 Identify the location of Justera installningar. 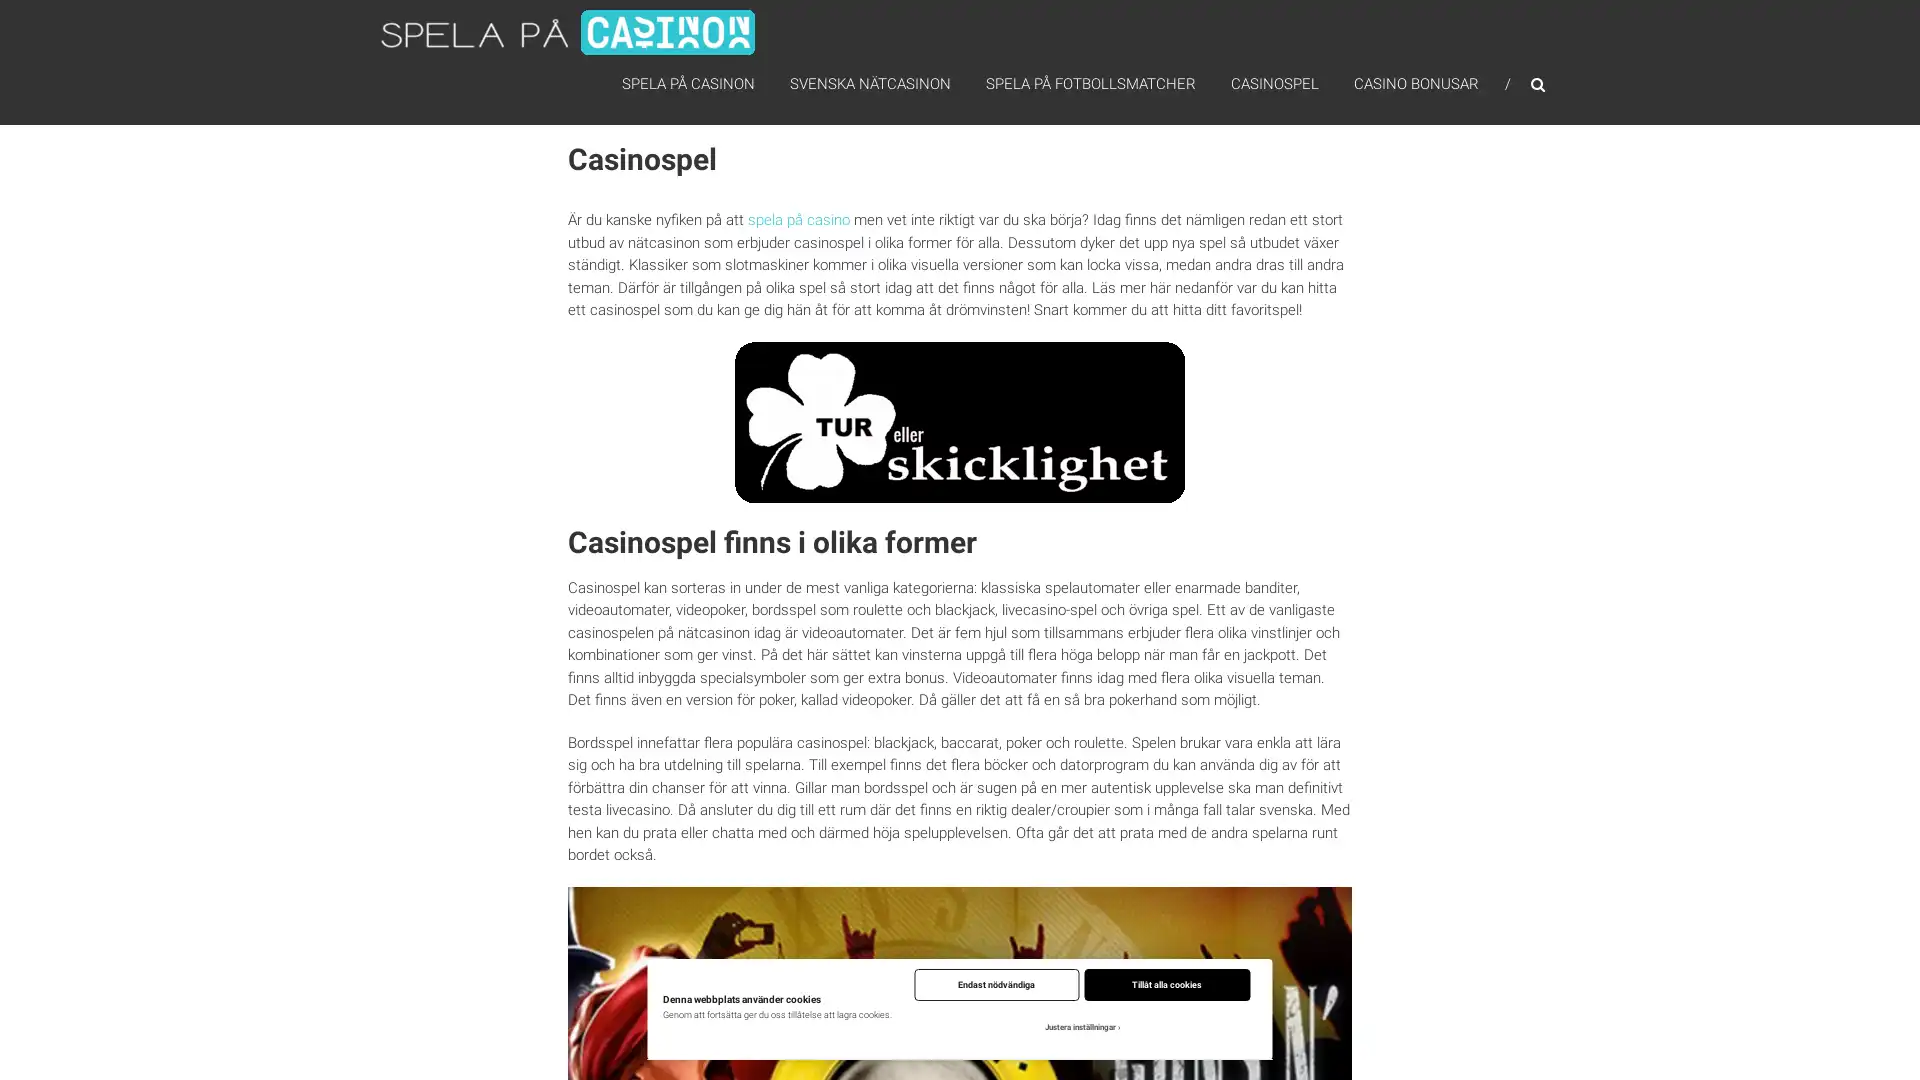
(1080, 1027).